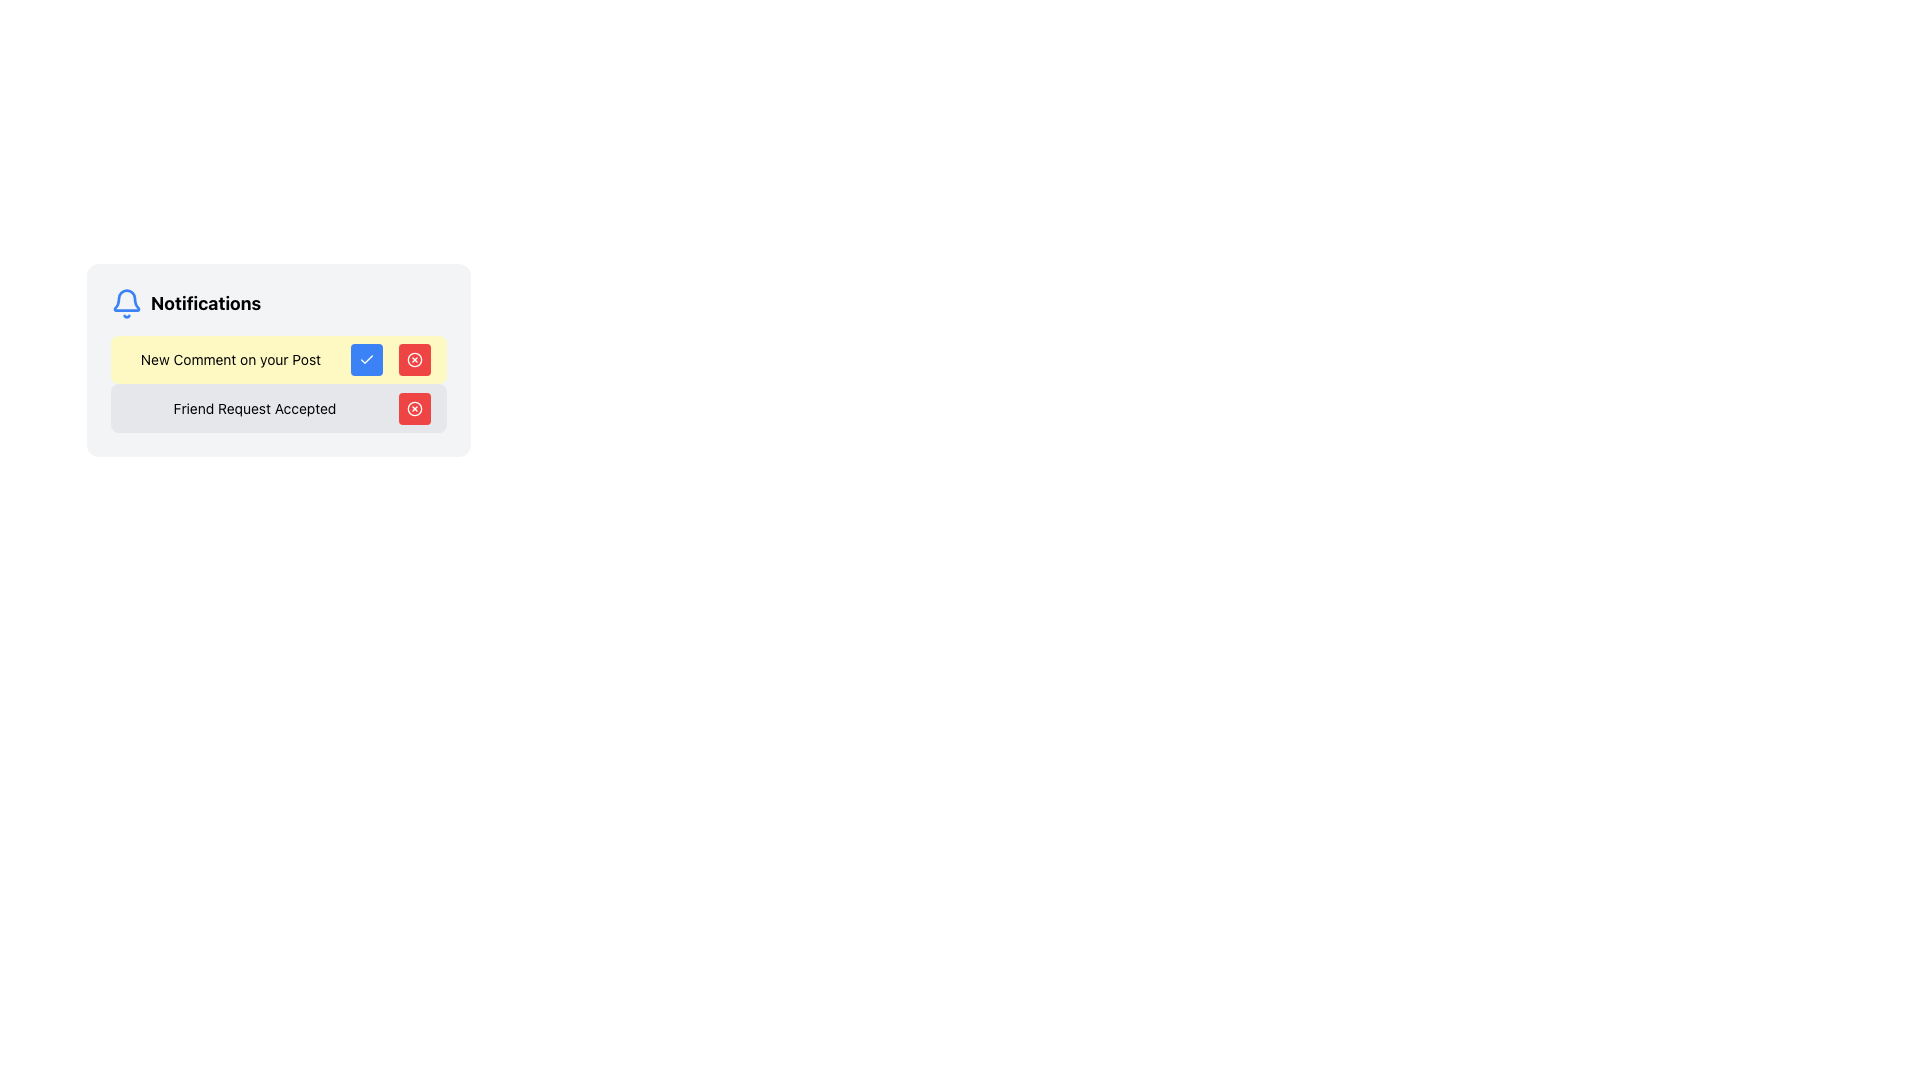 This screenshot has width=1920, height=1080. I want to click on bell-shaped notification icon located to the left of the text 'Notifications' for additional information, so click(125, 304).